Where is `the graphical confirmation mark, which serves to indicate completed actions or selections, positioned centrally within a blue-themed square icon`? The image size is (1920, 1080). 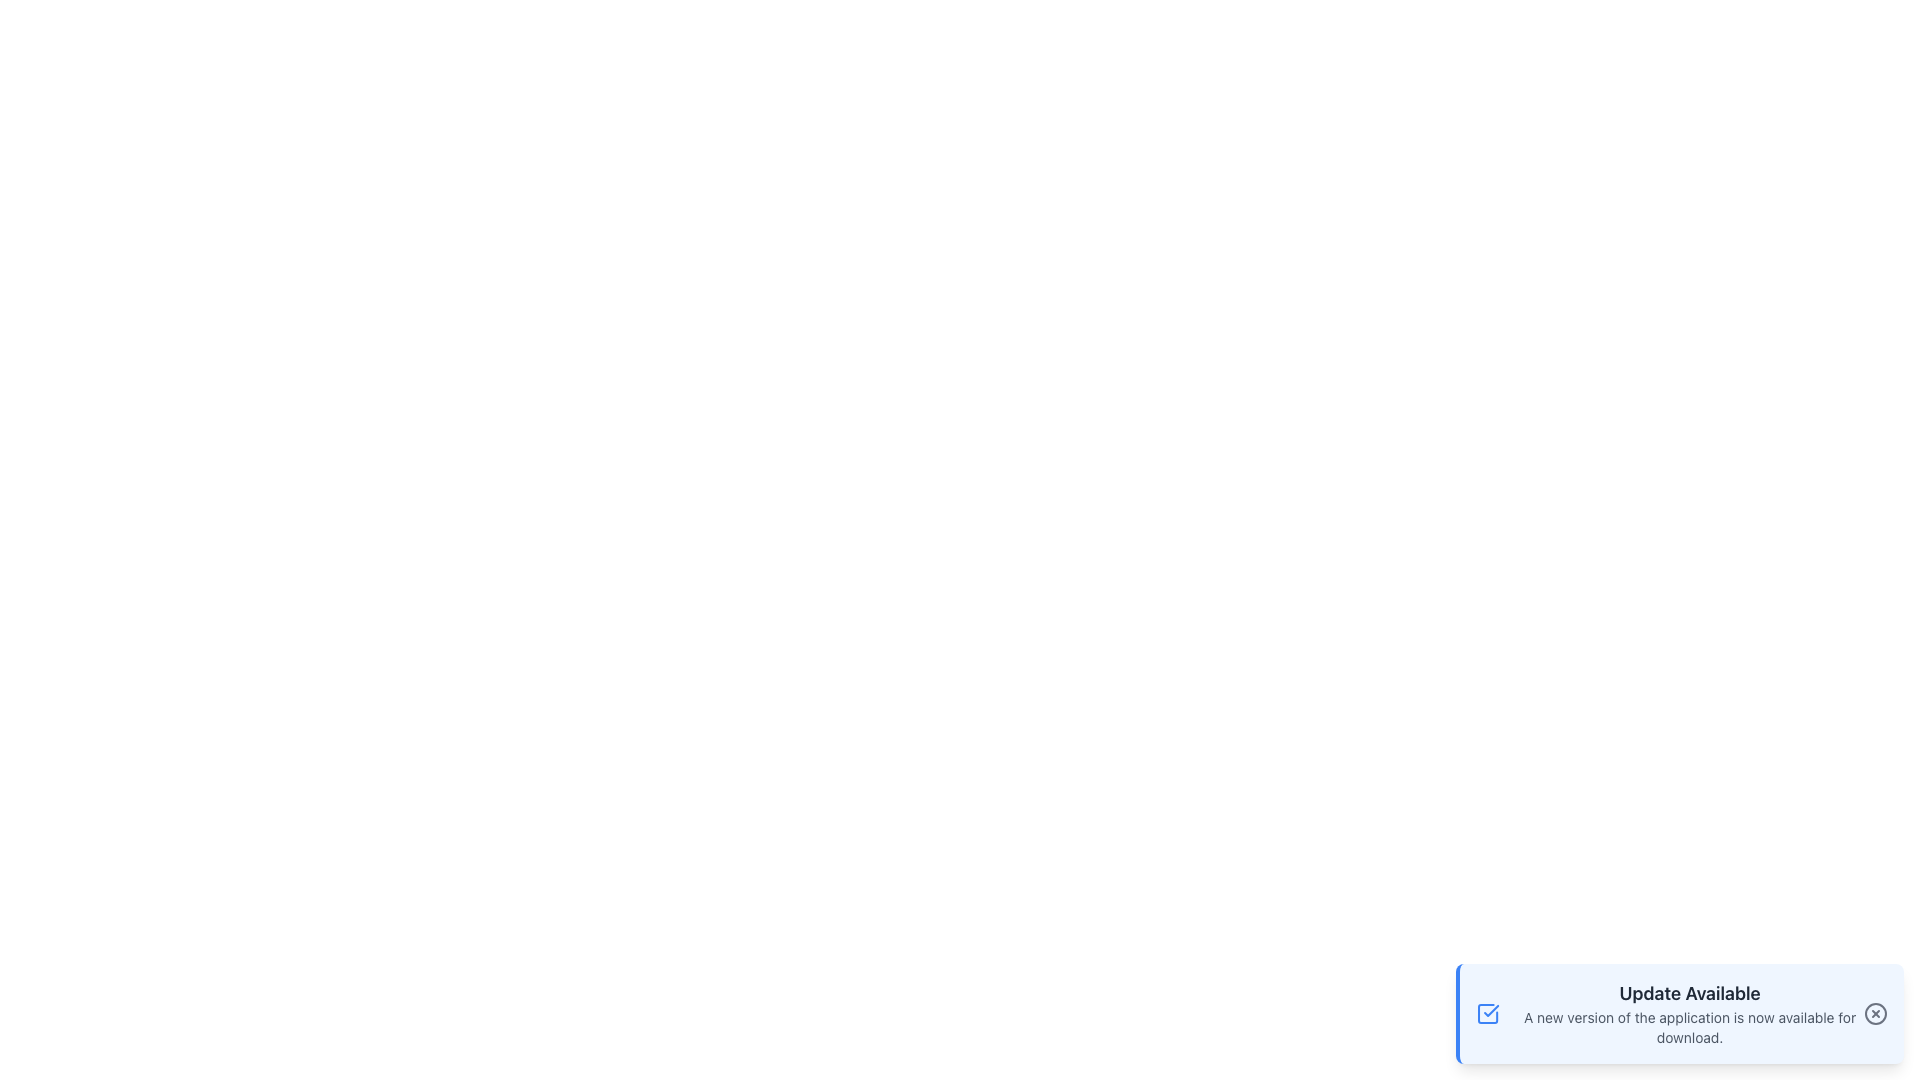 the graphical confirmation mark, which serves to indicate completed actions or selections, positioned centrally within a blue-themed square icon is located at coordinates (1491, 1010).